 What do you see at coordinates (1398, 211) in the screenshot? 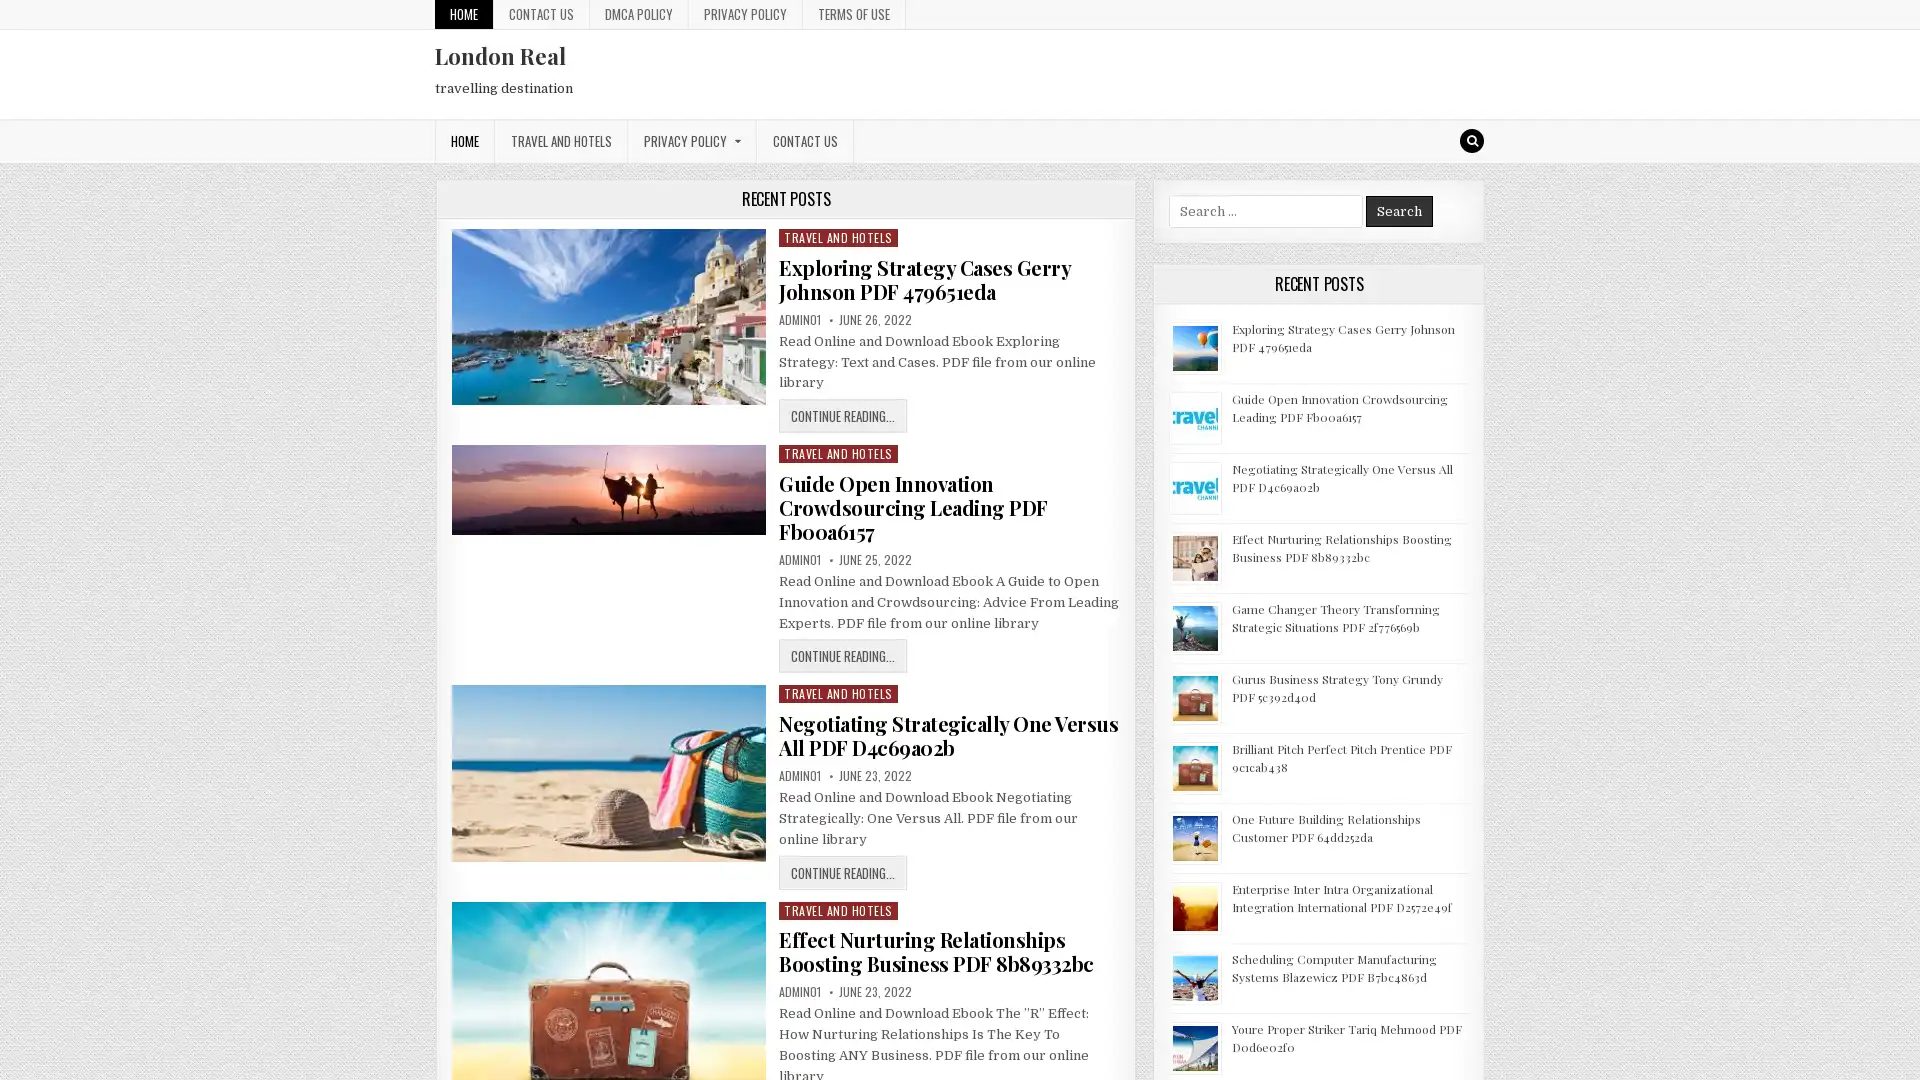
I see `Search` at bounding box center [1398, 211].